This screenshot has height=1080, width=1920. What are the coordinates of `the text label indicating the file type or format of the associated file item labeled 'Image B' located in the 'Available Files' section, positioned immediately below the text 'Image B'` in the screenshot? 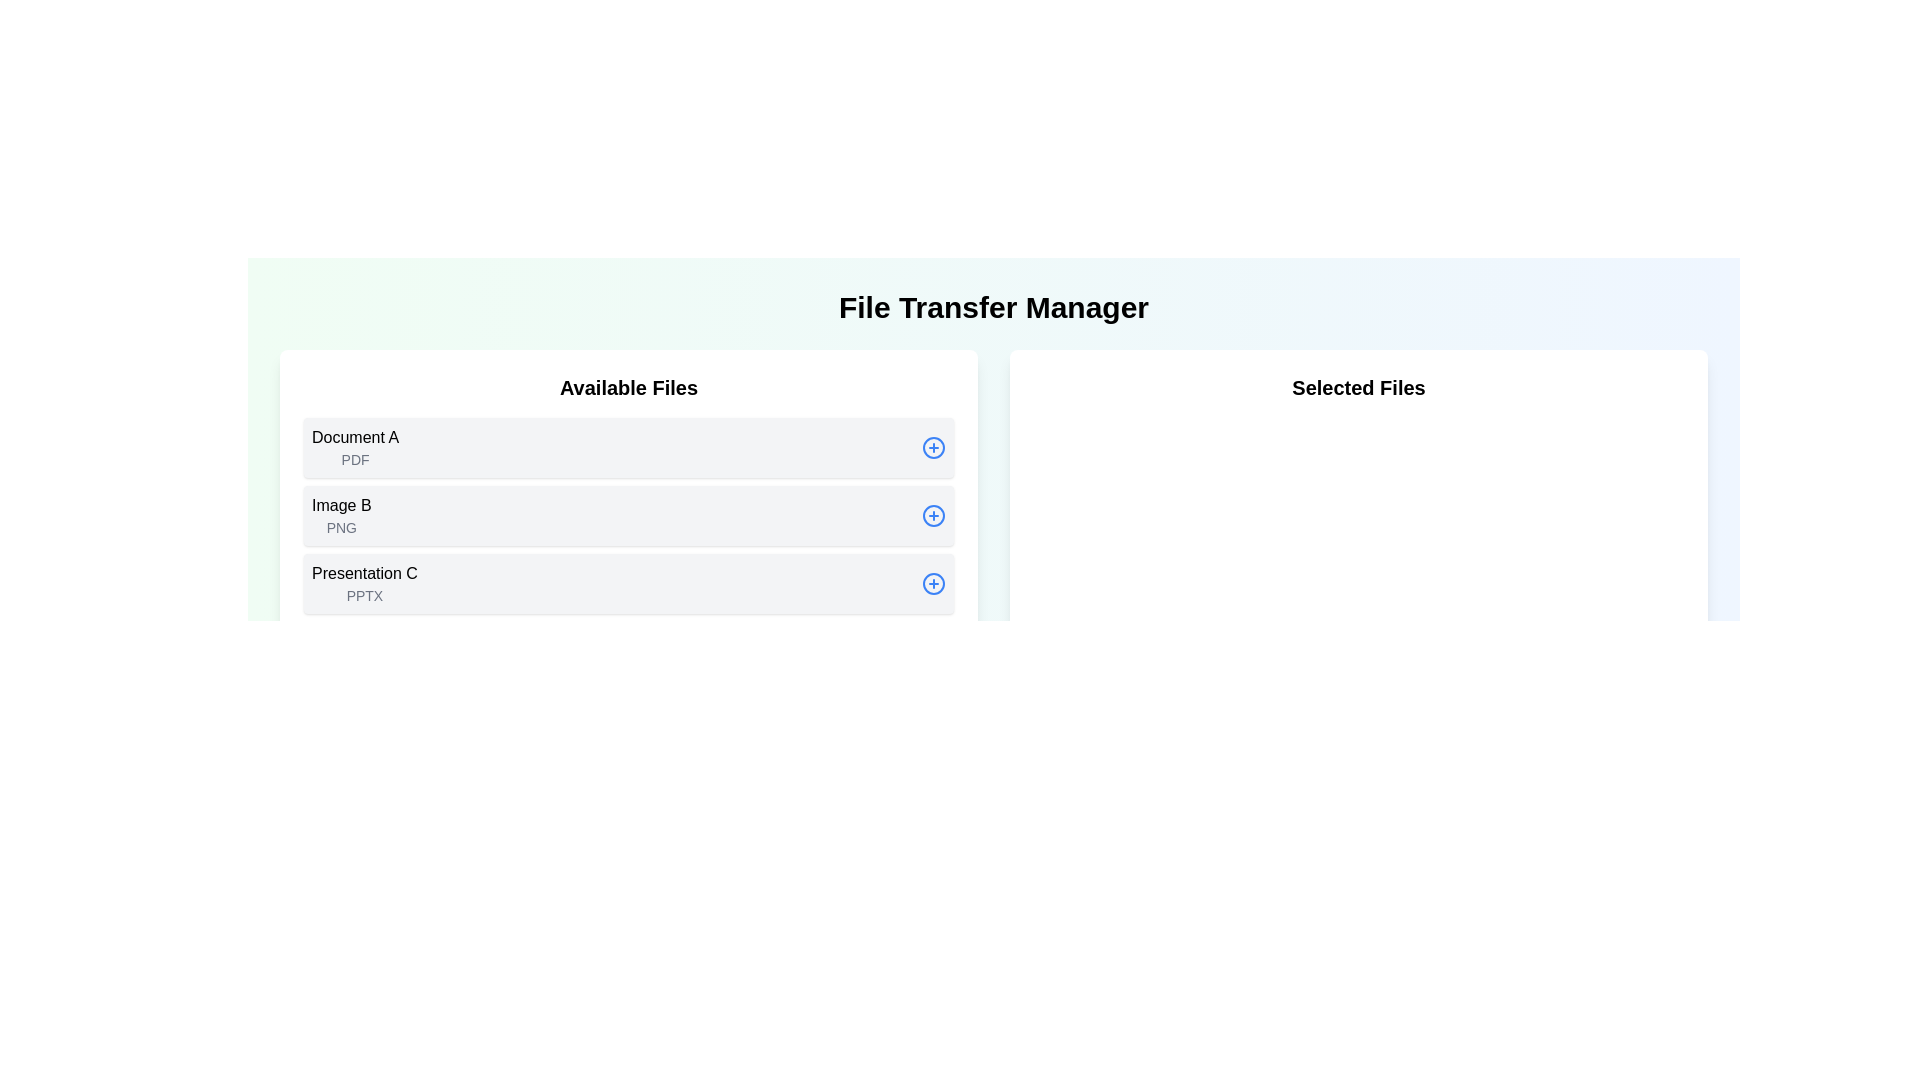 It's located at (341, 527).